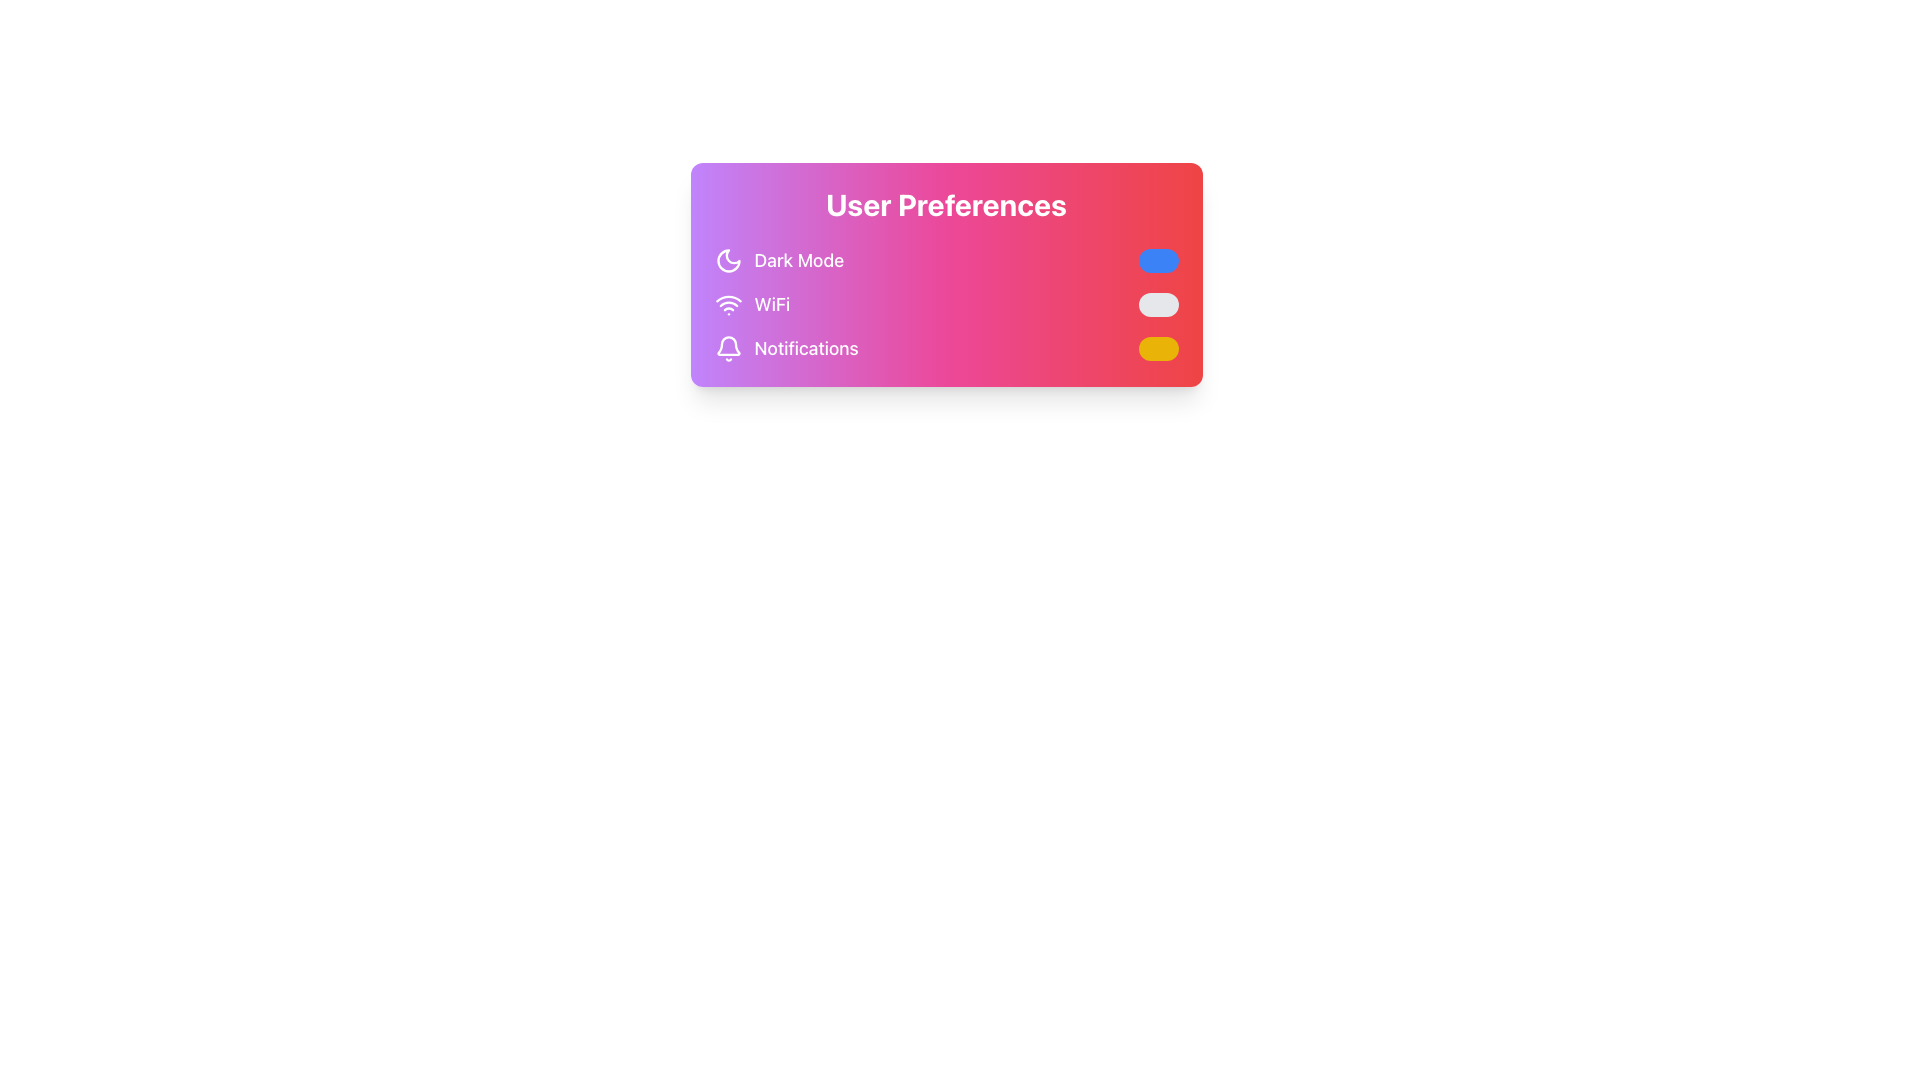 Image resolution: width=1920 pixels, height=1080 pixels. Describe the element at coordinates (727, 260) in the screenshot. I see `the crescent moon icon in the 'Dark Mode' section of the 'User Preferences' card, which is white with rounded edges and located to the left of the text 'Dark Mode'` at that location.